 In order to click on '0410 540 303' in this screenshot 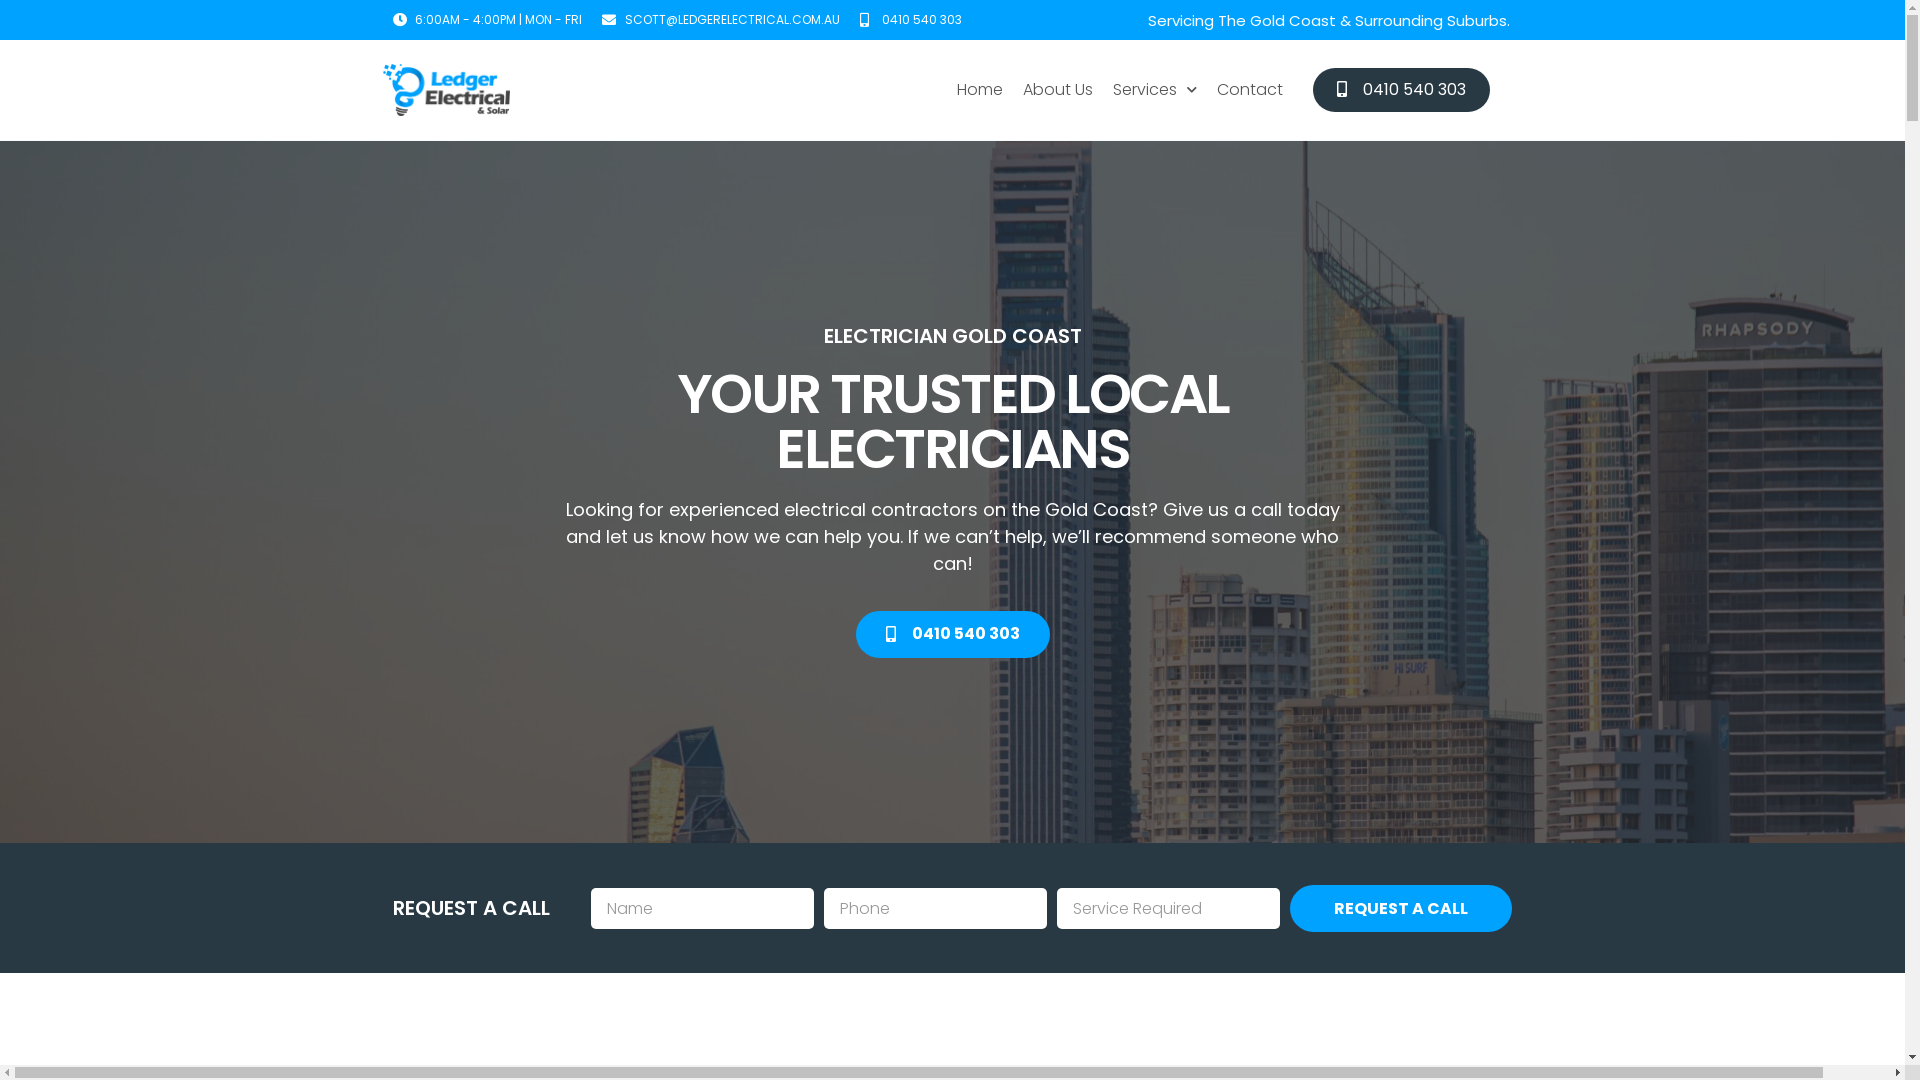, I will do `click(855, 634)`.